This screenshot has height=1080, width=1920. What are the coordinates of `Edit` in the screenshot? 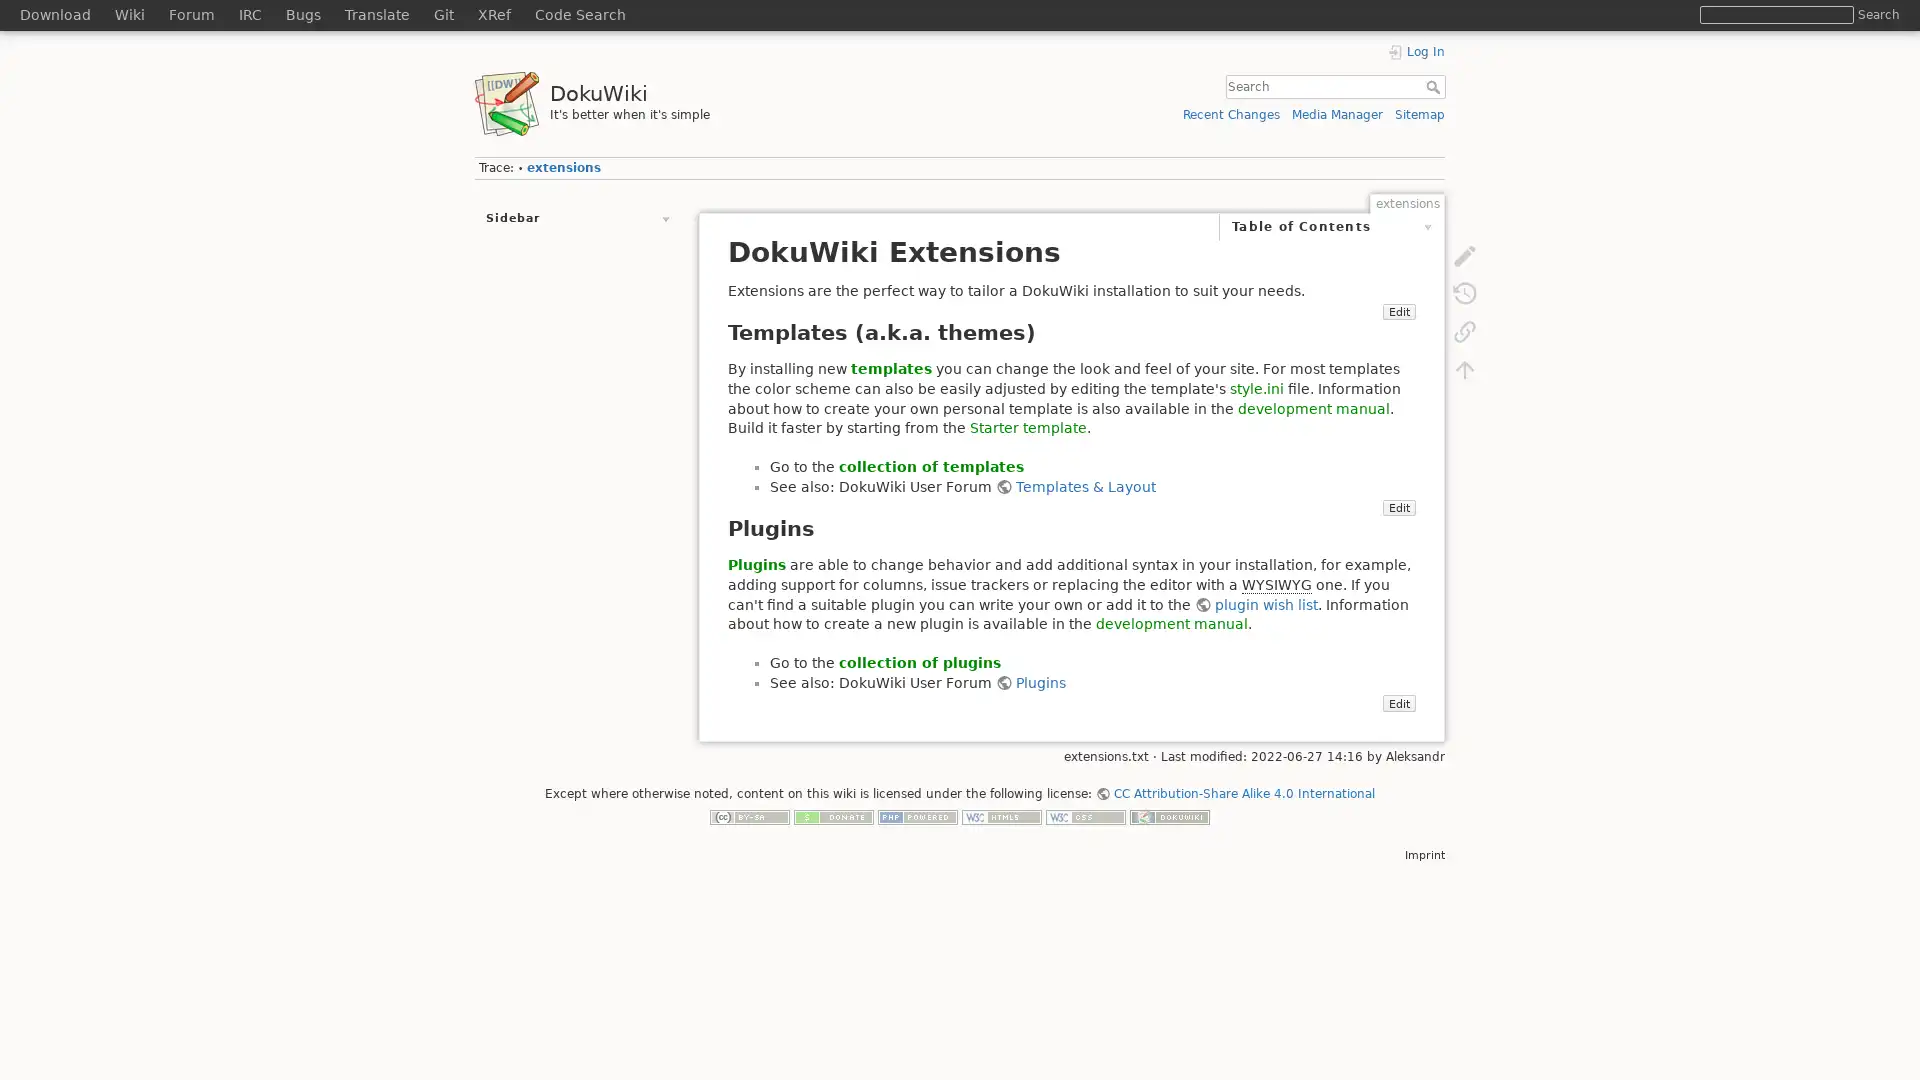 It's located at (1397, 722).